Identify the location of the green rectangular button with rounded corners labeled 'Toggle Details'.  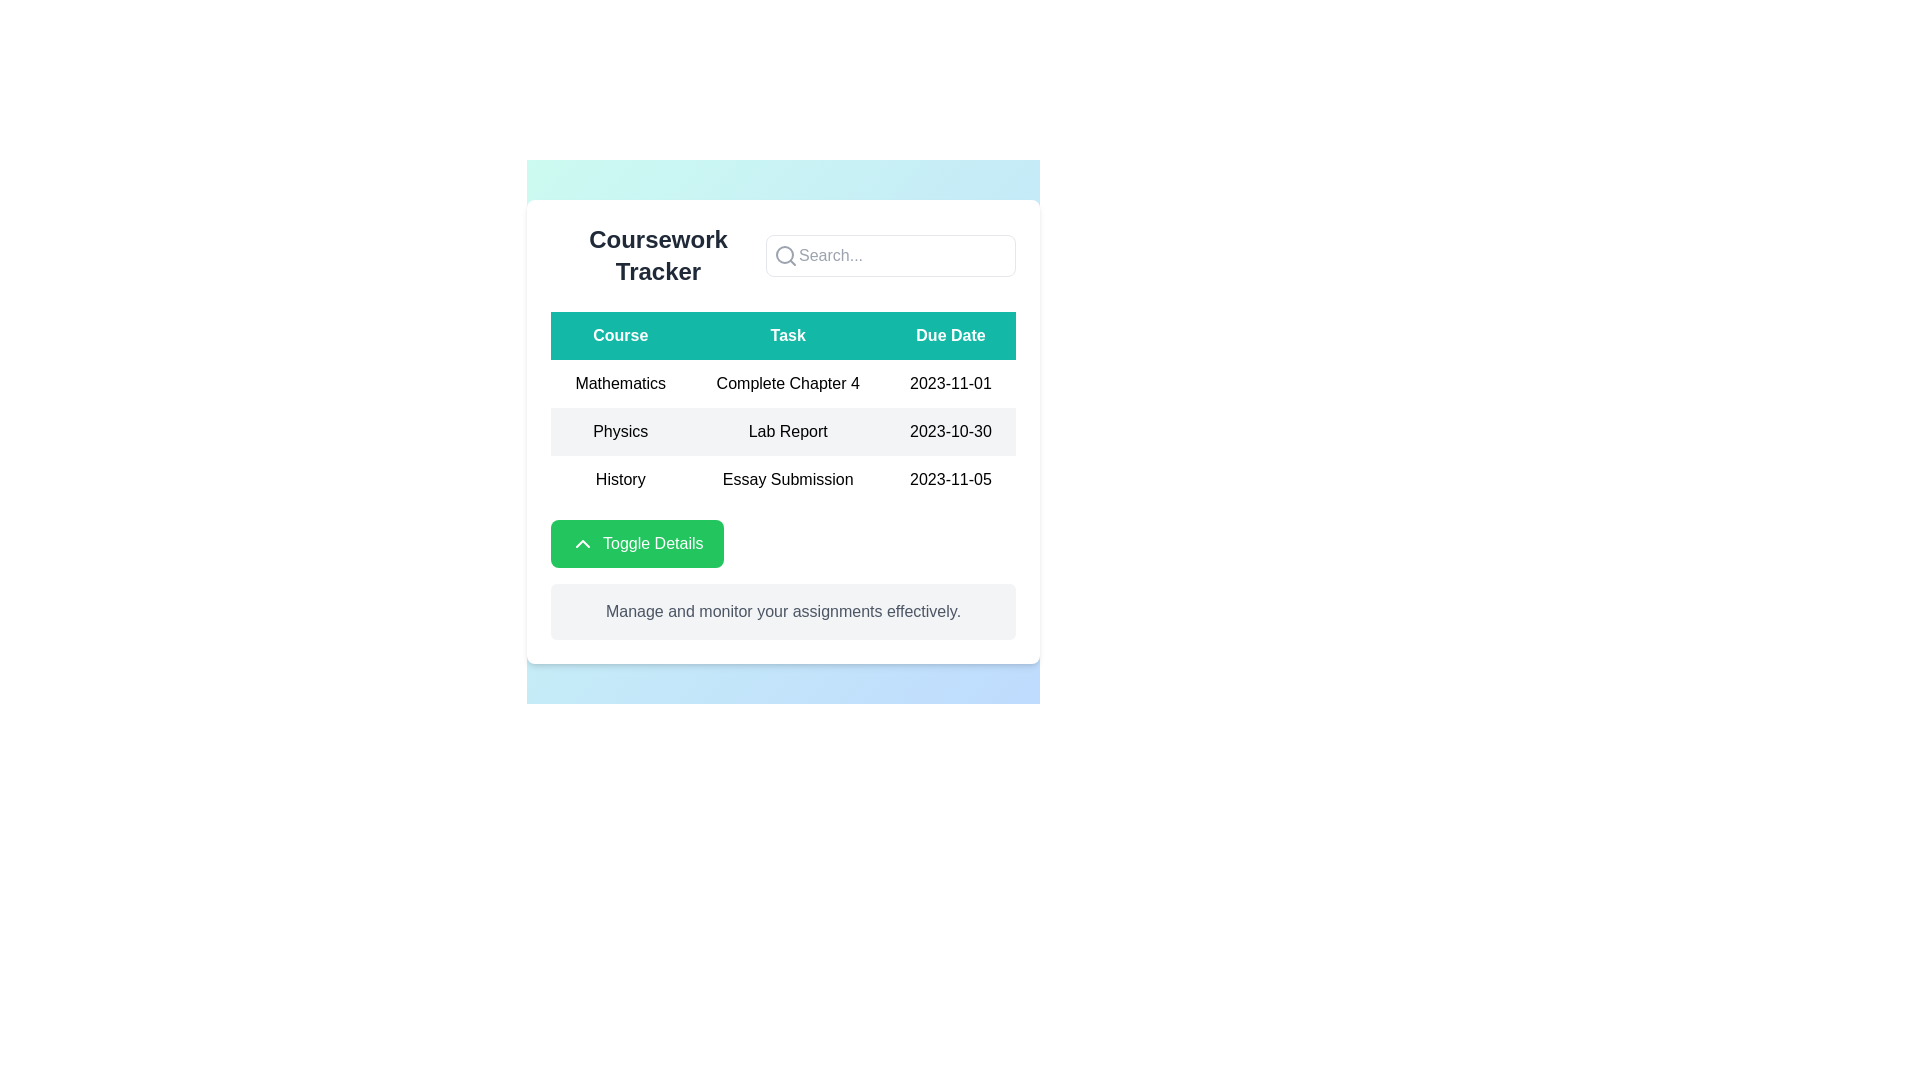
(636, 543).